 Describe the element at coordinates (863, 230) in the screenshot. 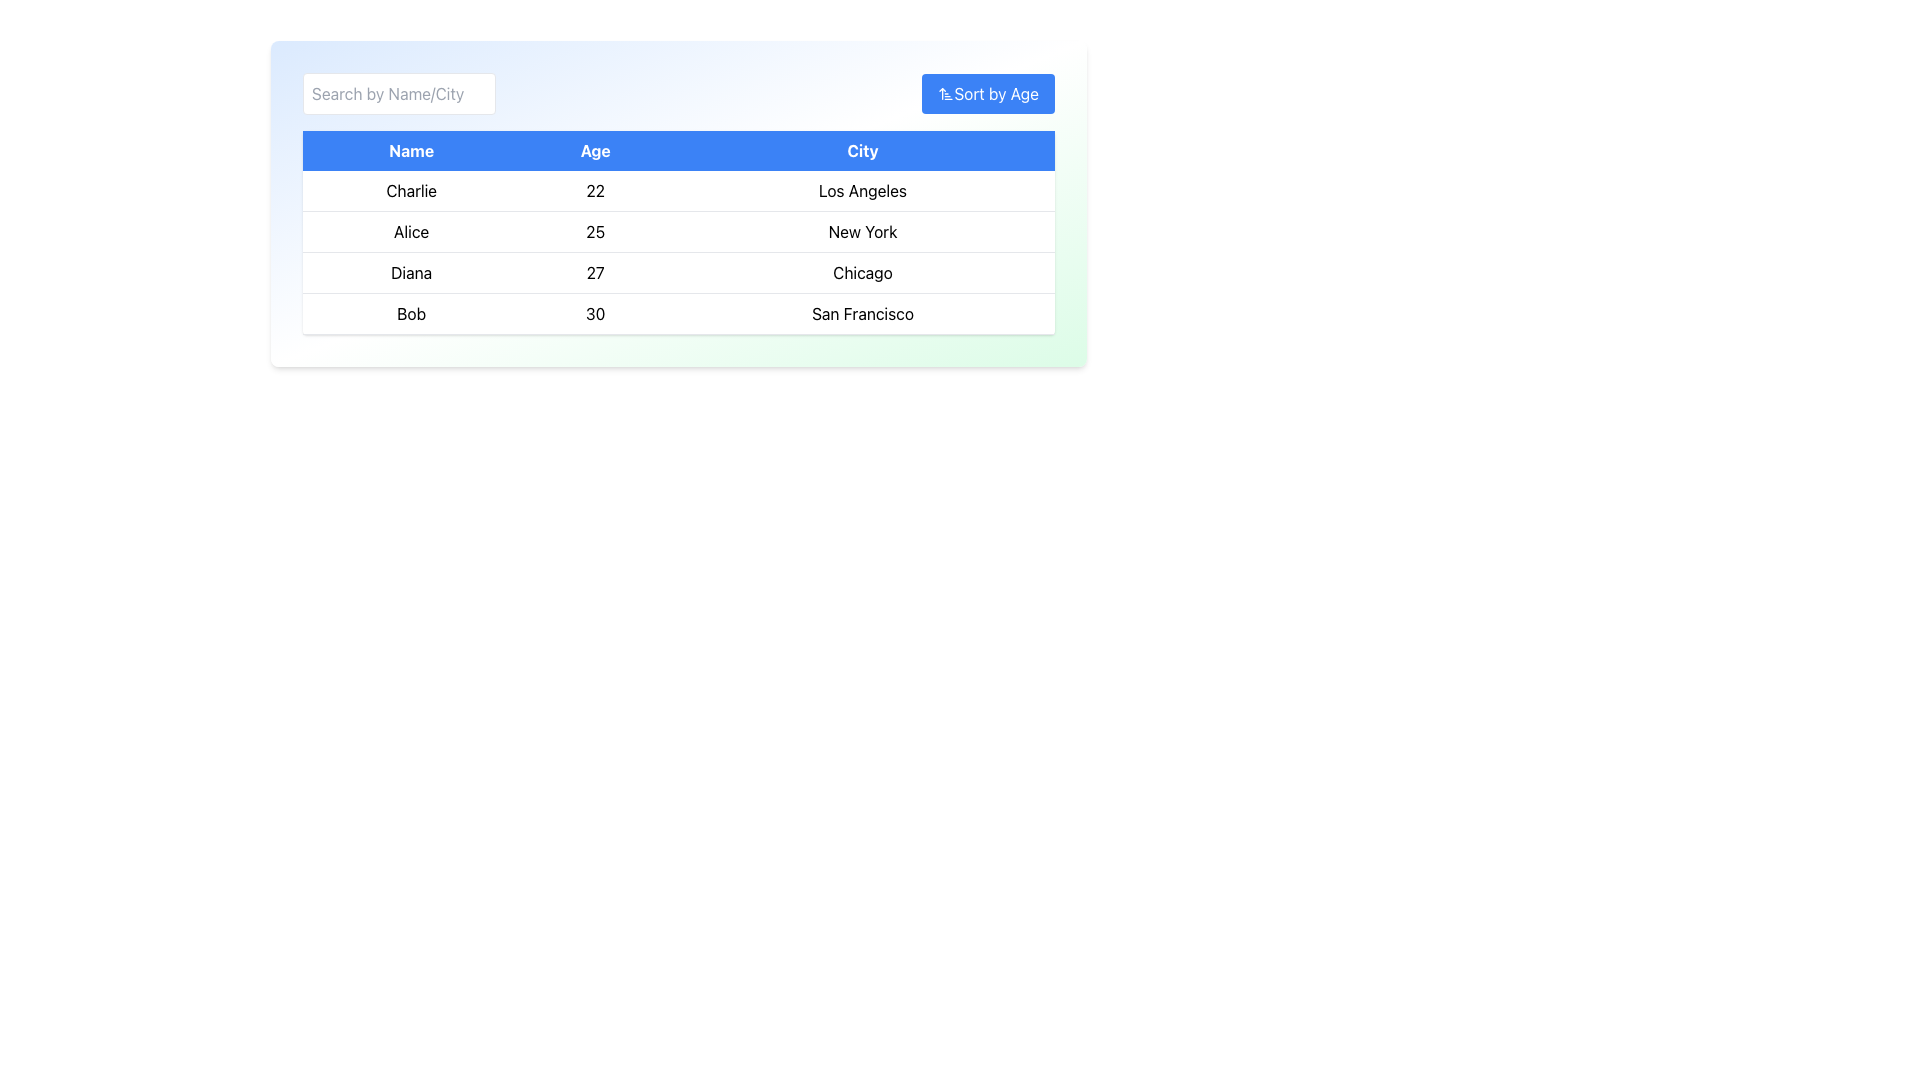

I see `the city information element located in the table under the 'City' column for the row with 'Name' entry 'Alice' and 'Age' entry '25'` at that location.